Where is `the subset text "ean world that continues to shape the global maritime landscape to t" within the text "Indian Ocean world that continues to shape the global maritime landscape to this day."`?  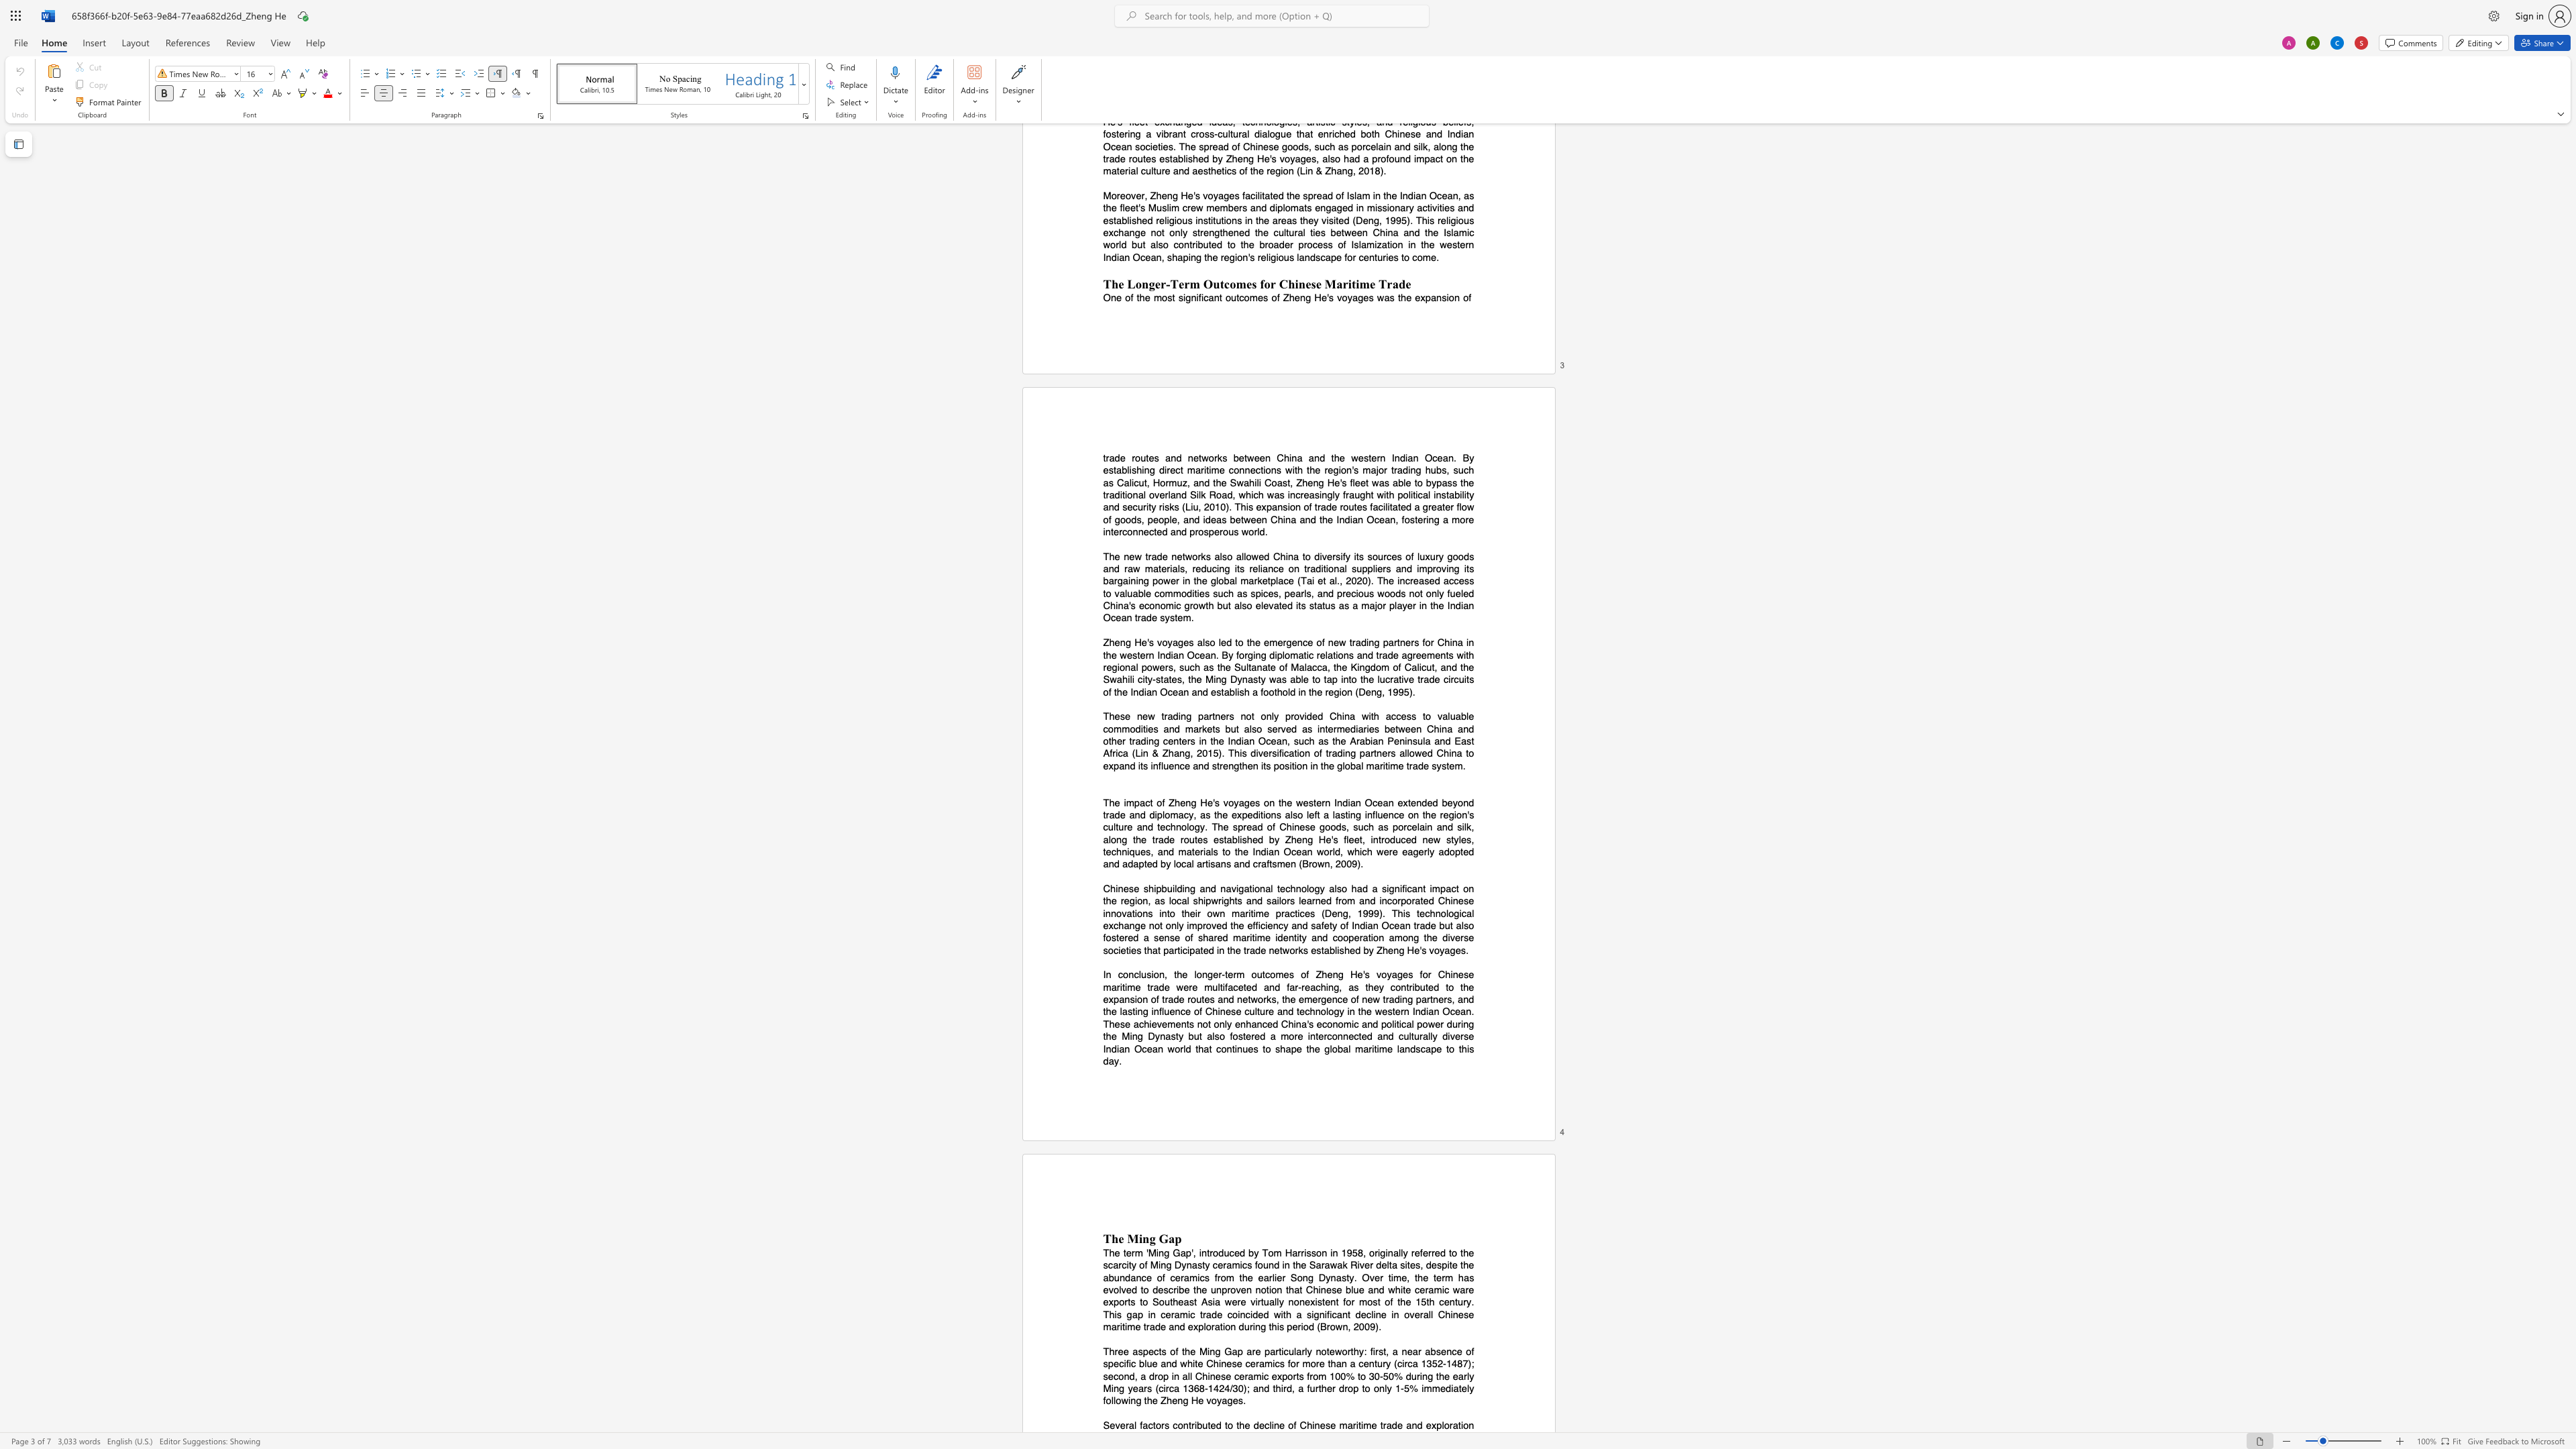
the subset text "ean world that continues to shape the global maritime landscape to t" within the text "Indian Ocean world that continues to shape the global maritime landscape to this day." is located at coordinates (1145, 1047).